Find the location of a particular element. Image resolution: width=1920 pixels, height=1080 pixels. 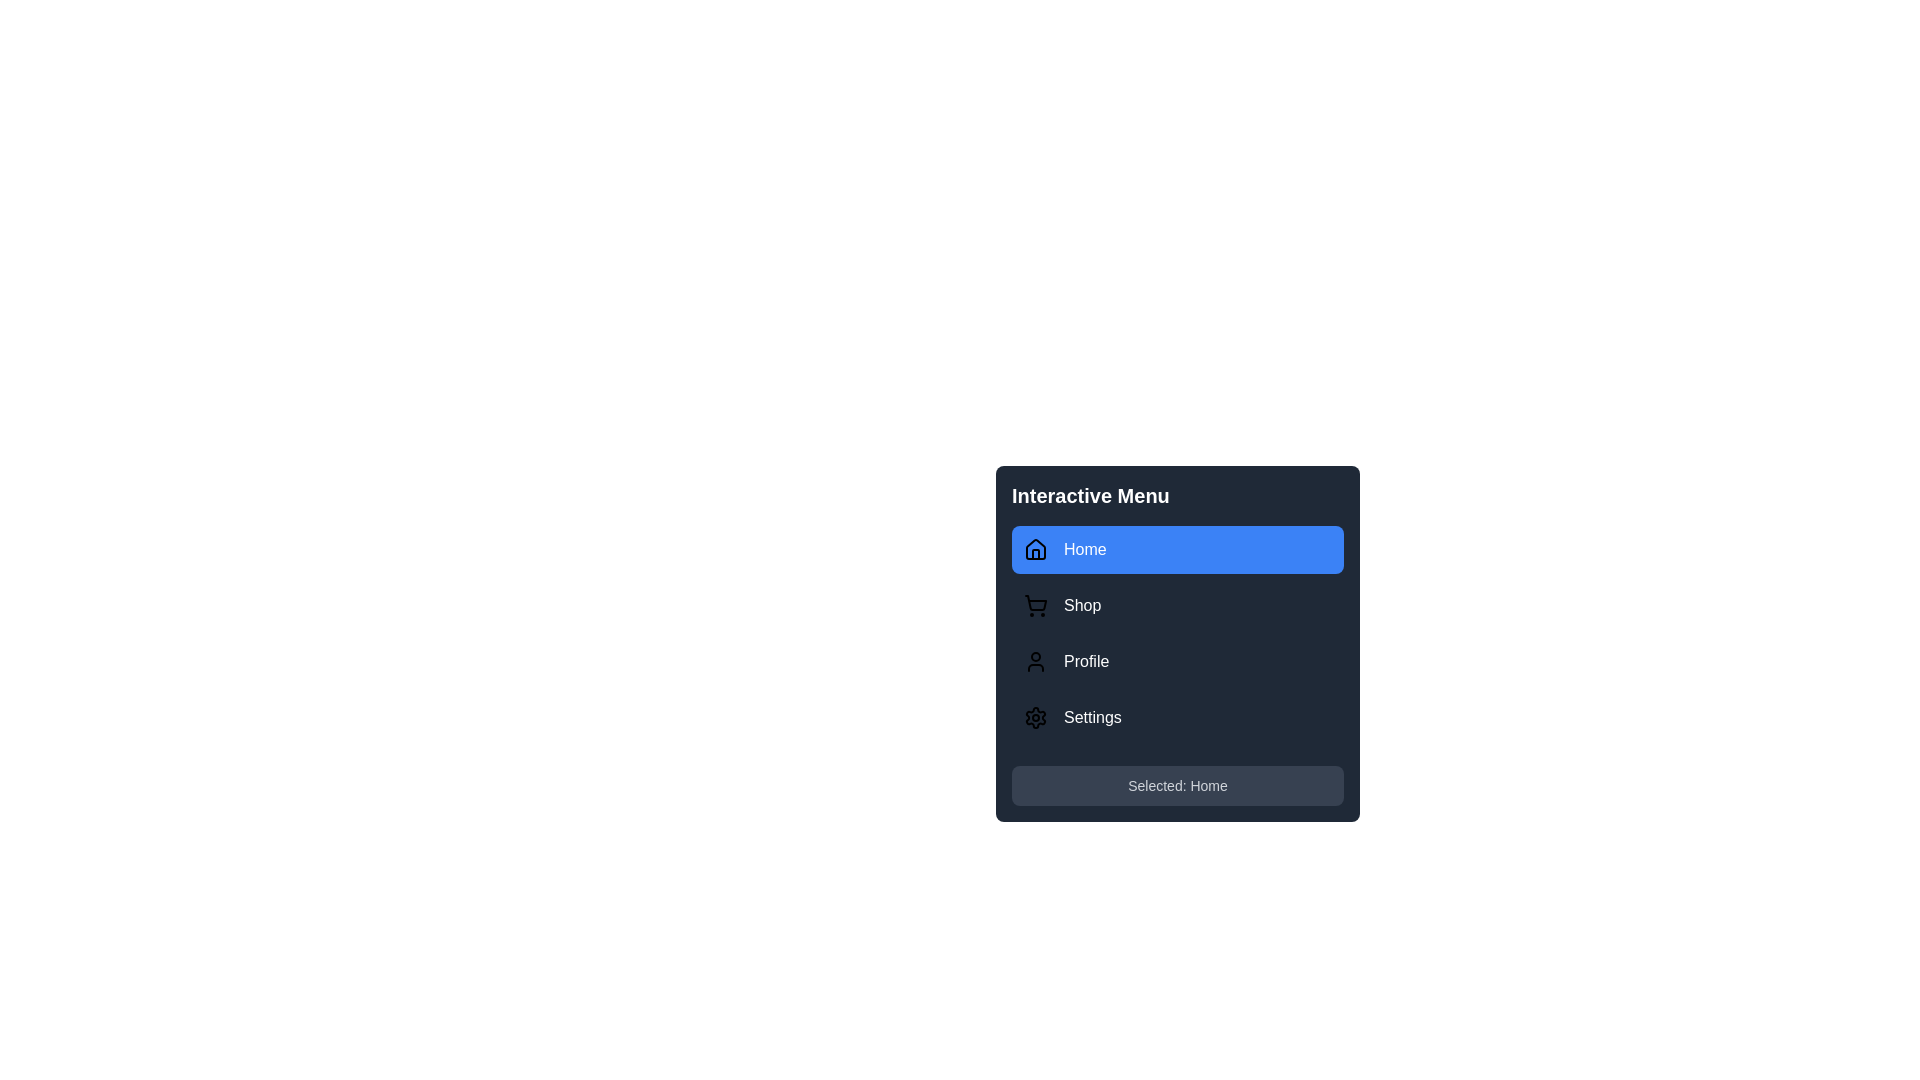

the text label displaying 'Selected: Home' located at the bottom of the menu layout, which is in a light gray font style is located at coordinates (1177, 785).